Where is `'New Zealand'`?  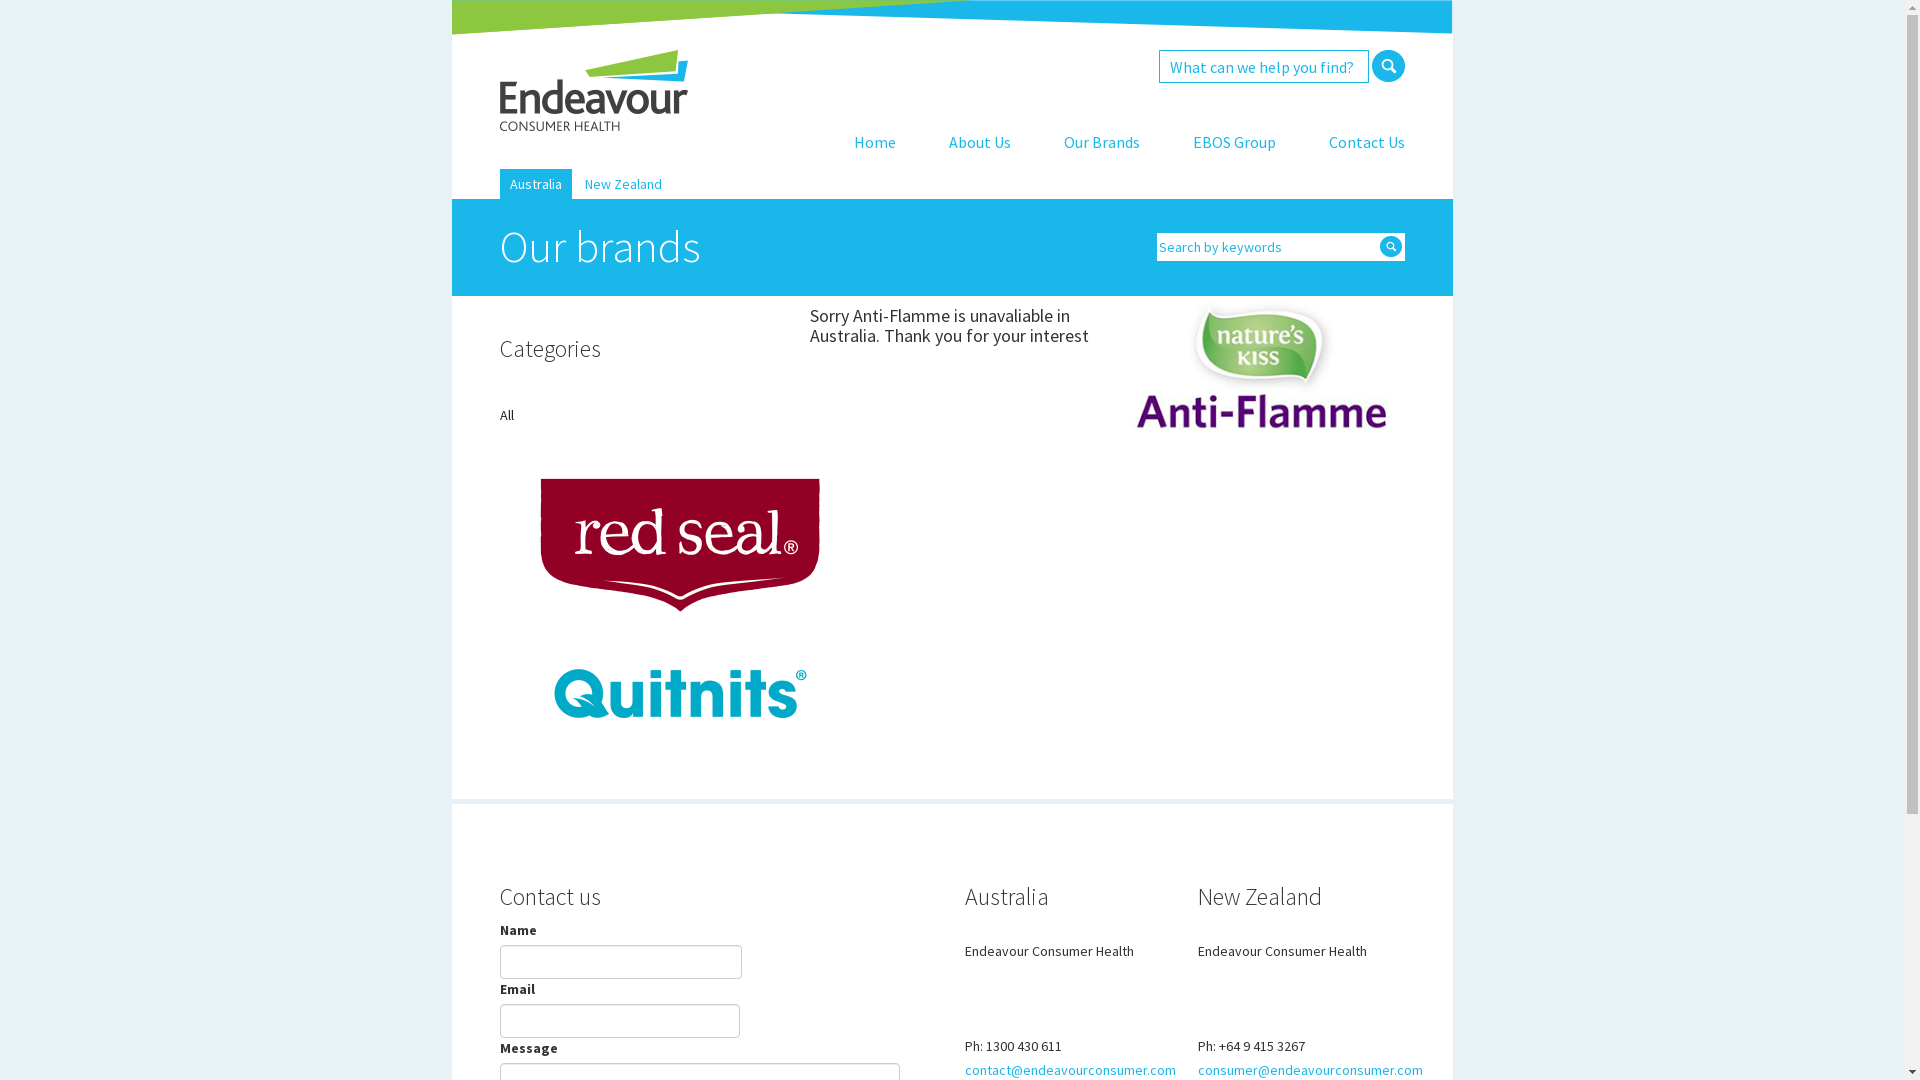 'New Zealand' is located at coordinates (622, 184).